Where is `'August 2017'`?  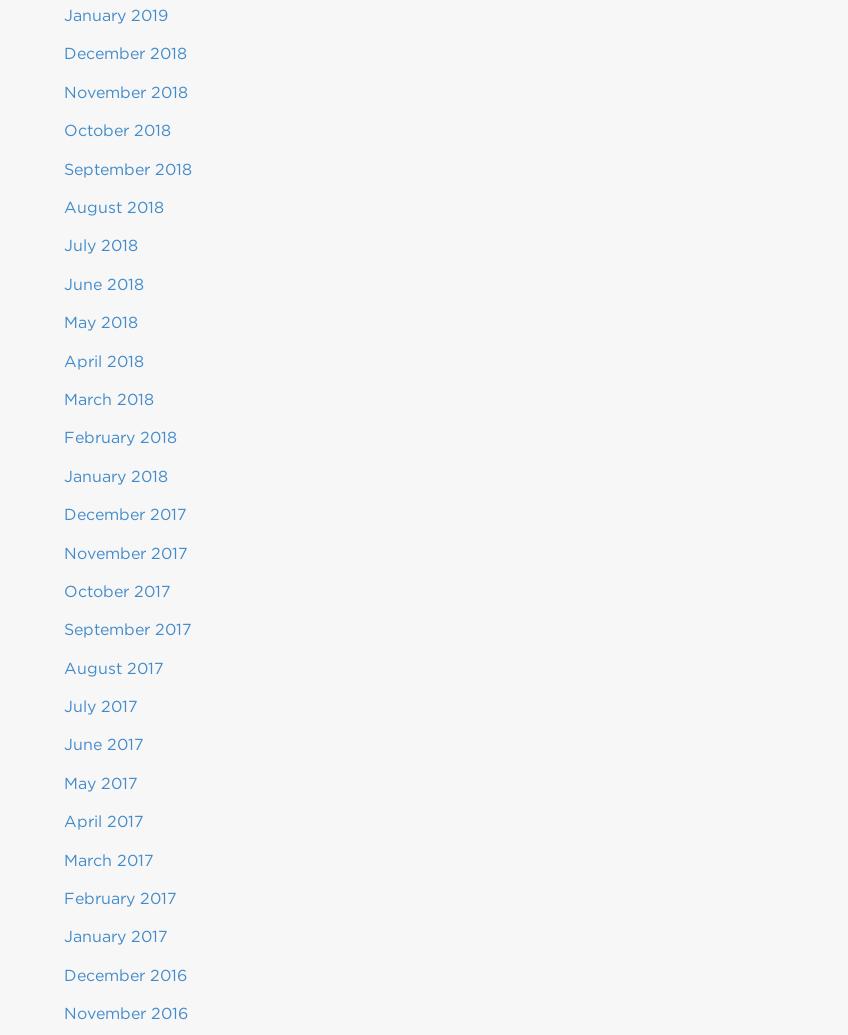 'August 2017' is located at coordinates (112, 666).